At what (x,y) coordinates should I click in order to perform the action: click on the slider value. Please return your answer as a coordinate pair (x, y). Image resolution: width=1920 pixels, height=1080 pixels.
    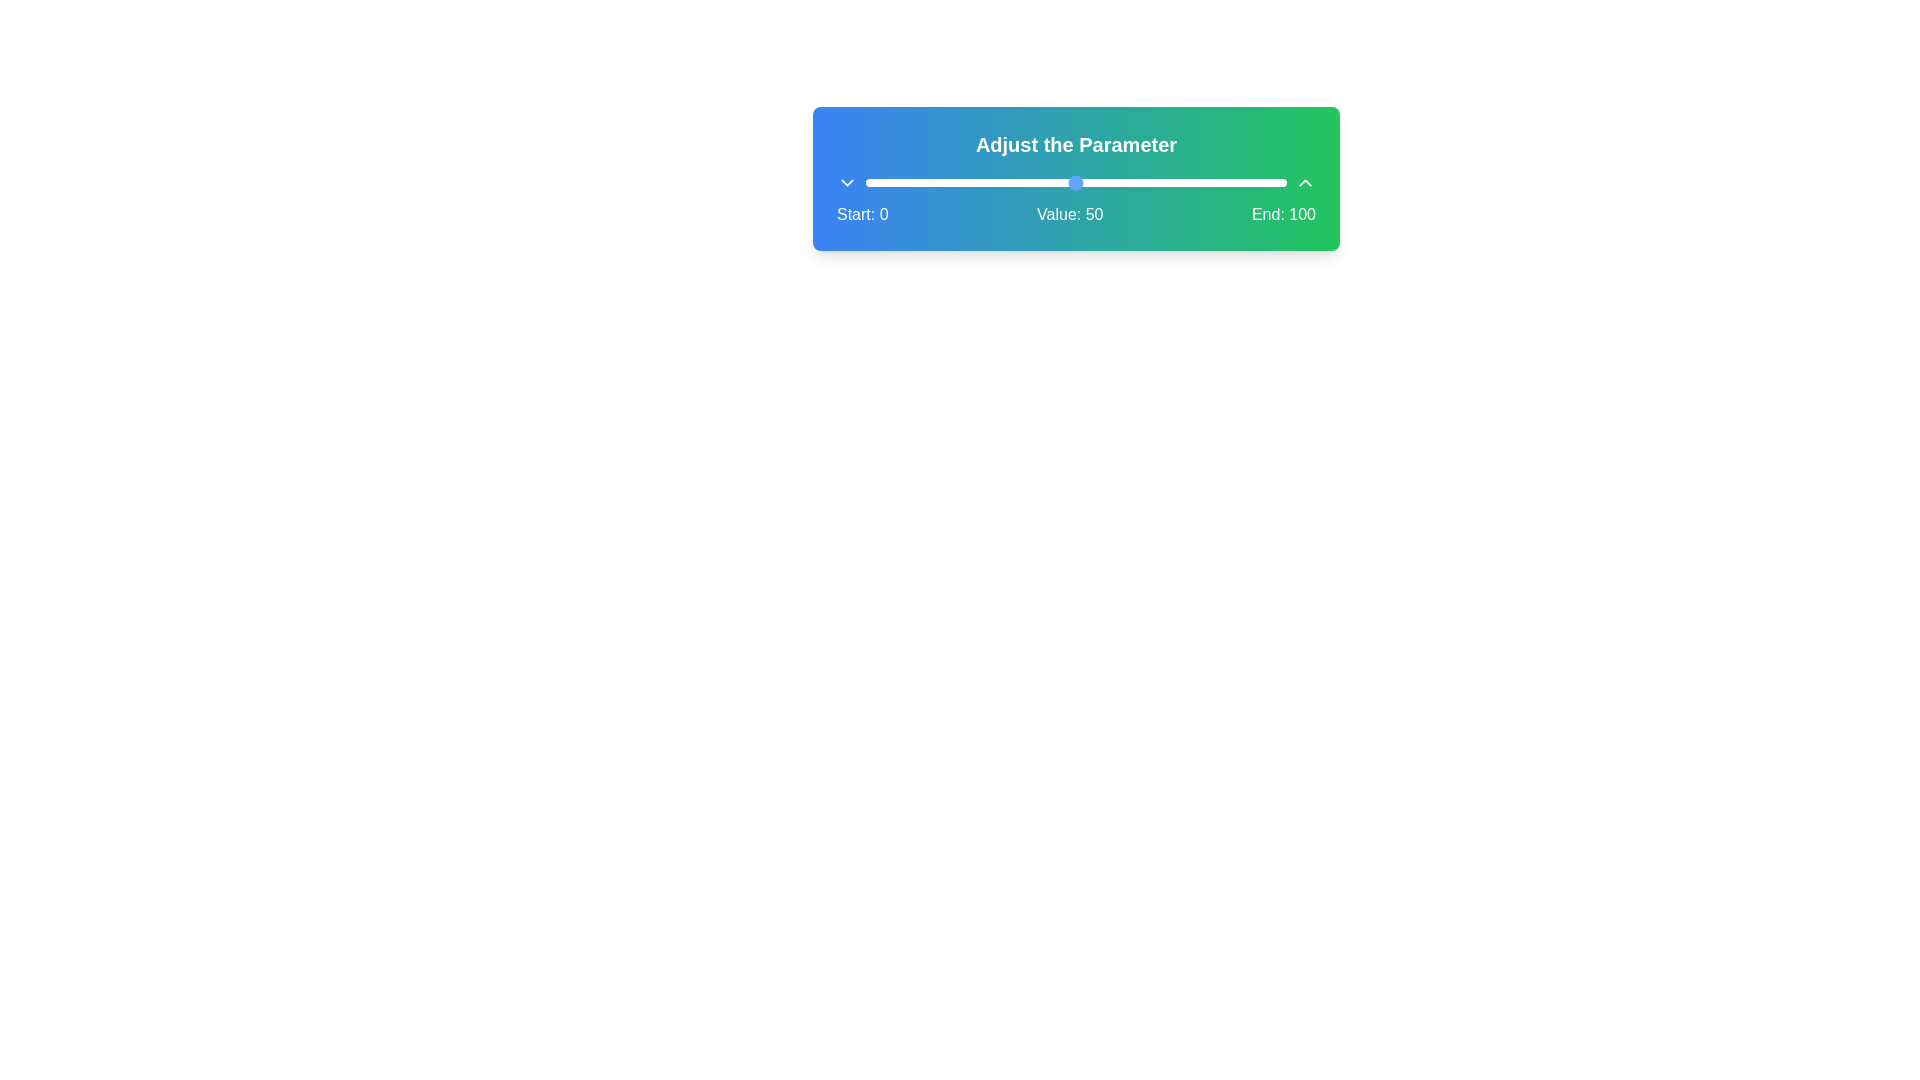
    Looking at the image, I should click on (1180, 182).